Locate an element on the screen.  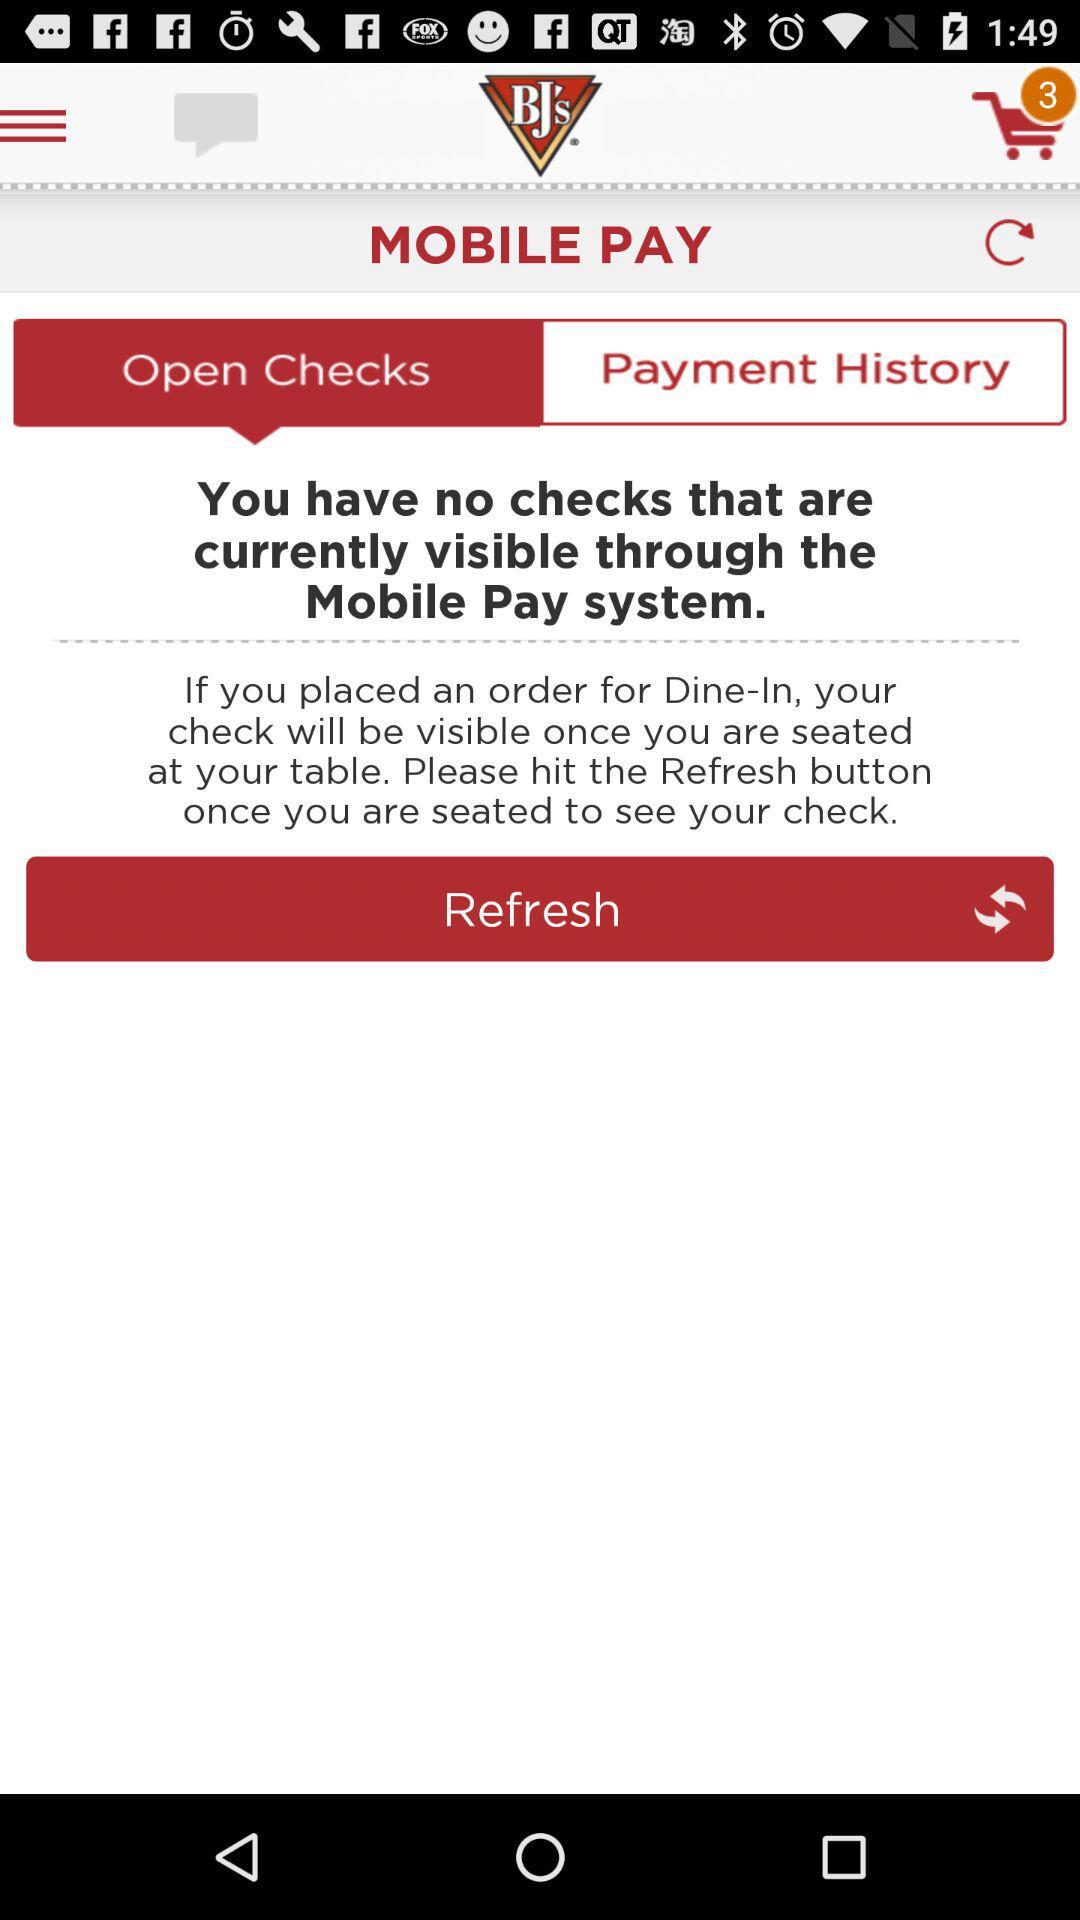
messages button is located at coordinates (218, 124).